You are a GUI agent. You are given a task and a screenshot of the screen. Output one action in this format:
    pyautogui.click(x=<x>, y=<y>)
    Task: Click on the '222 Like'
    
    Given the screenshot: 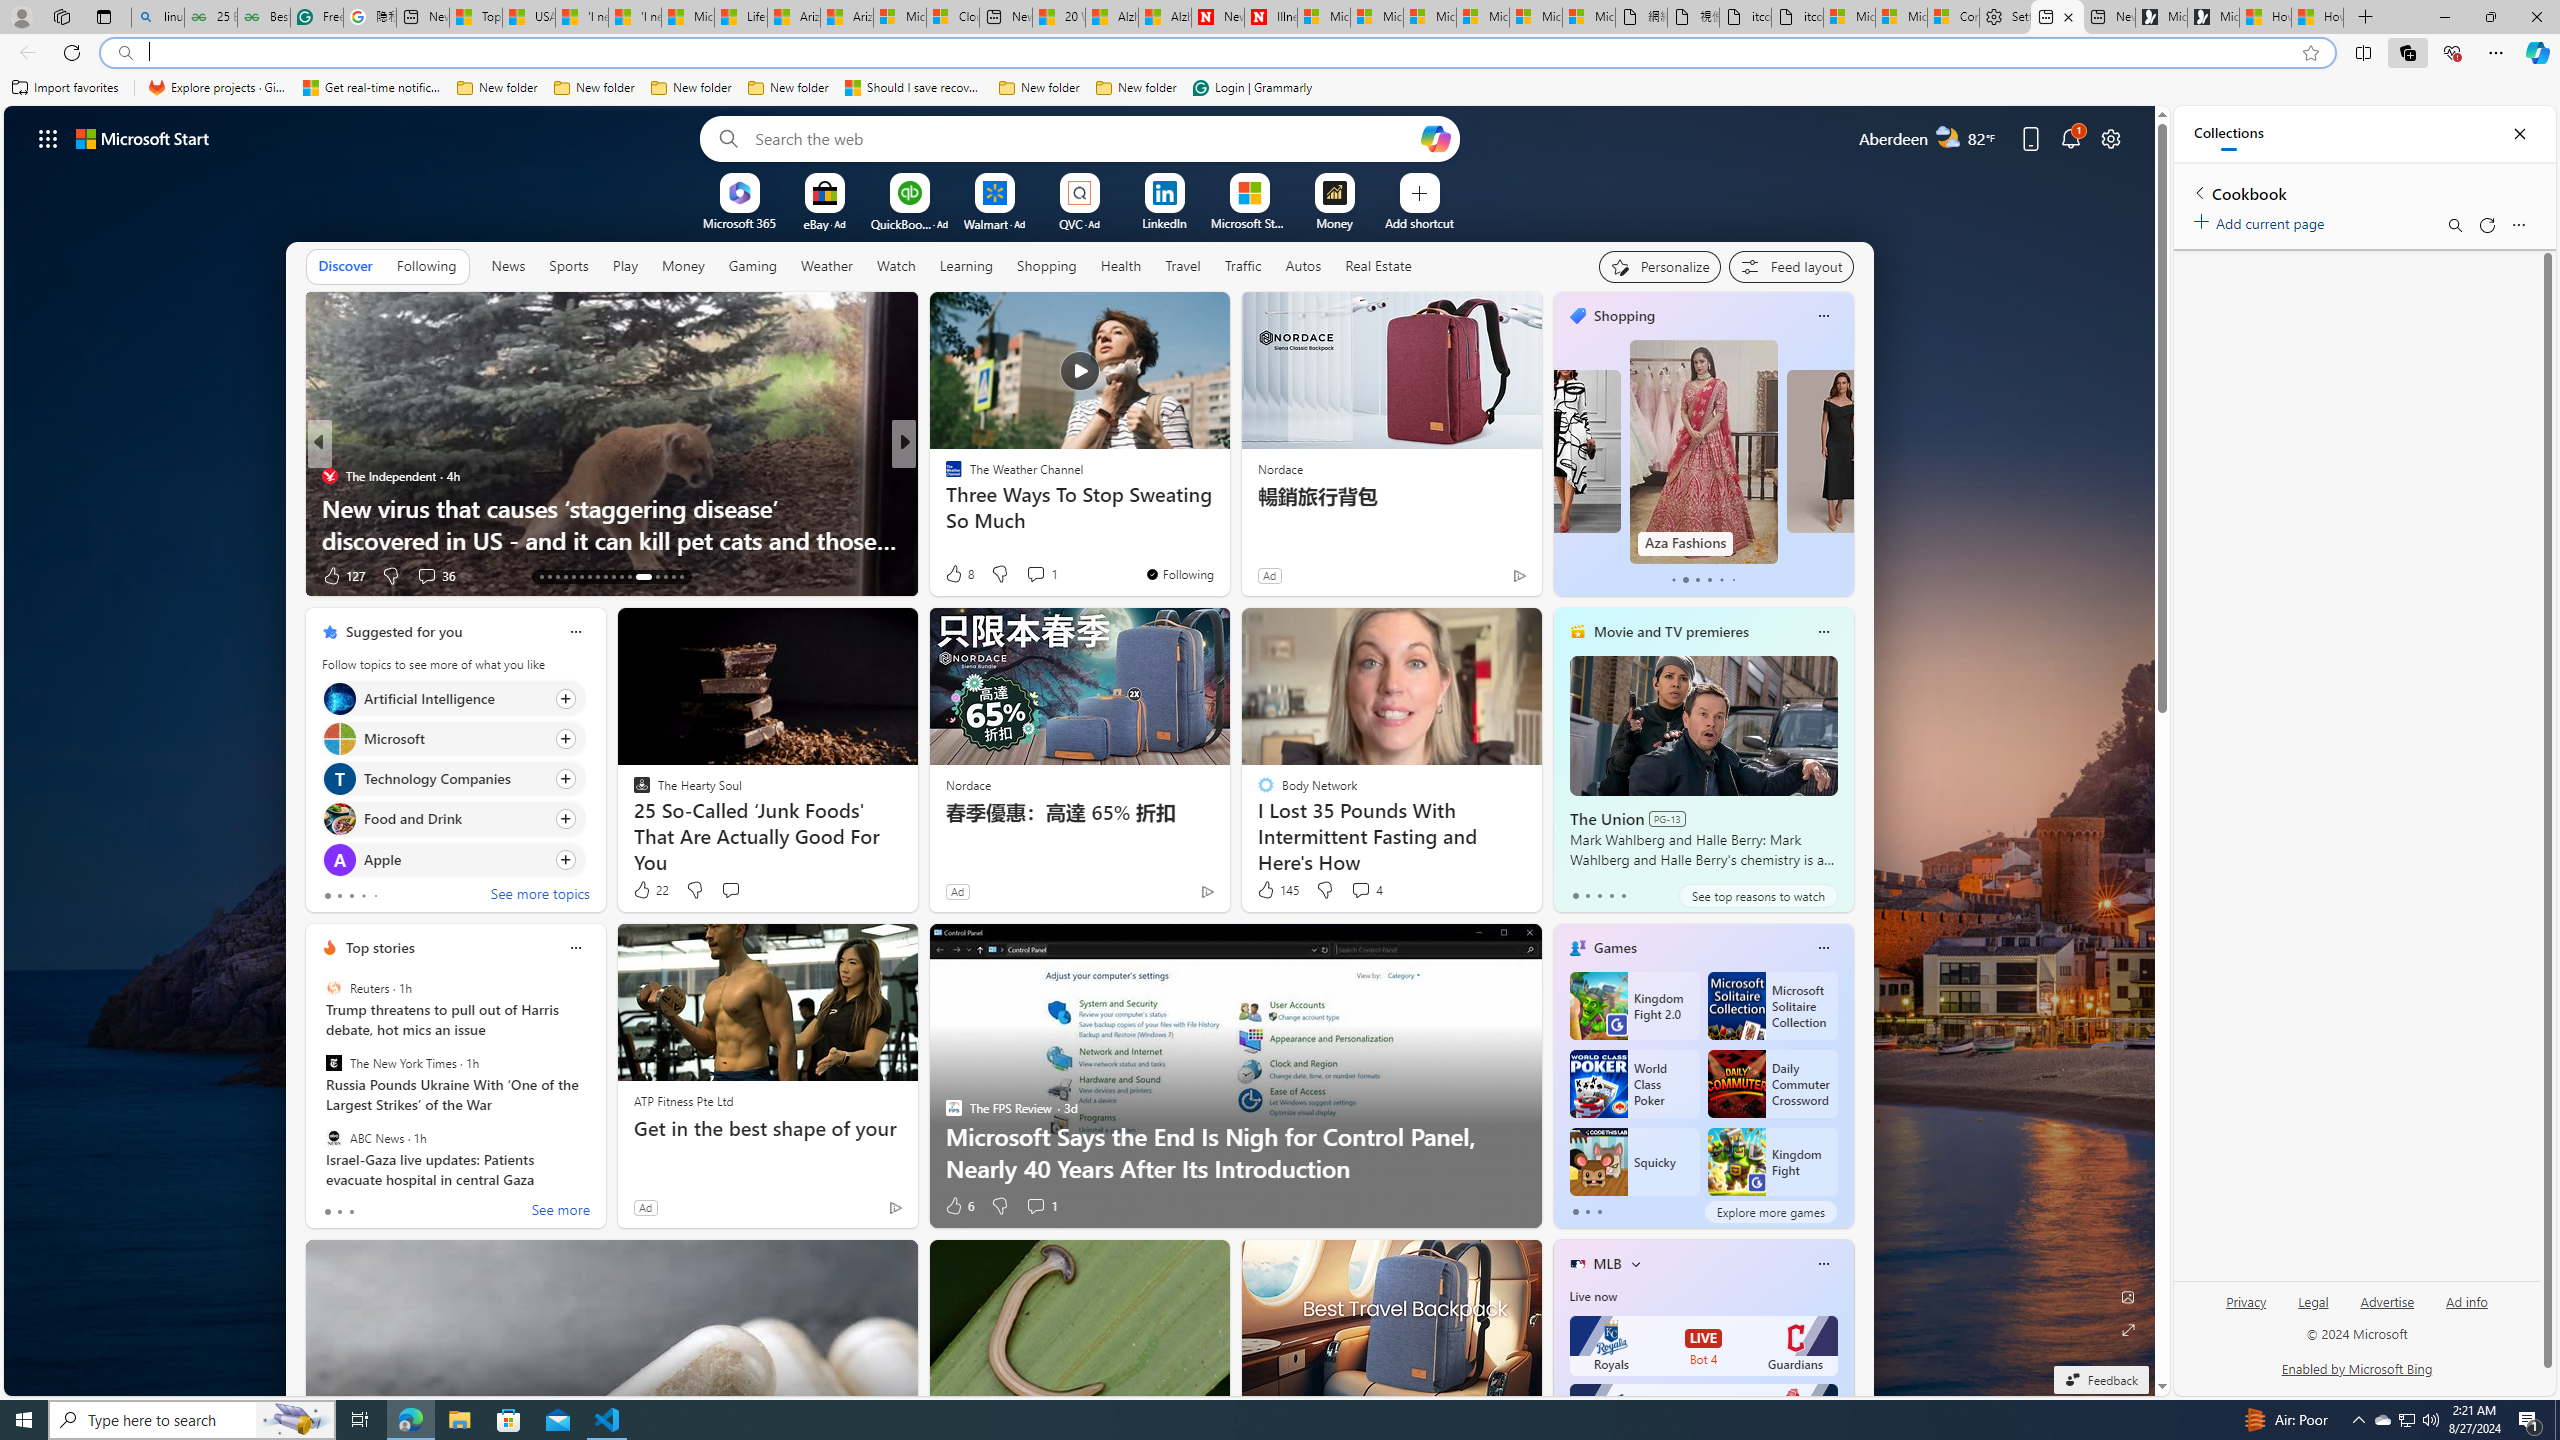 What is the action you would take?
    pyautogui.click(x=957, y=575)
    